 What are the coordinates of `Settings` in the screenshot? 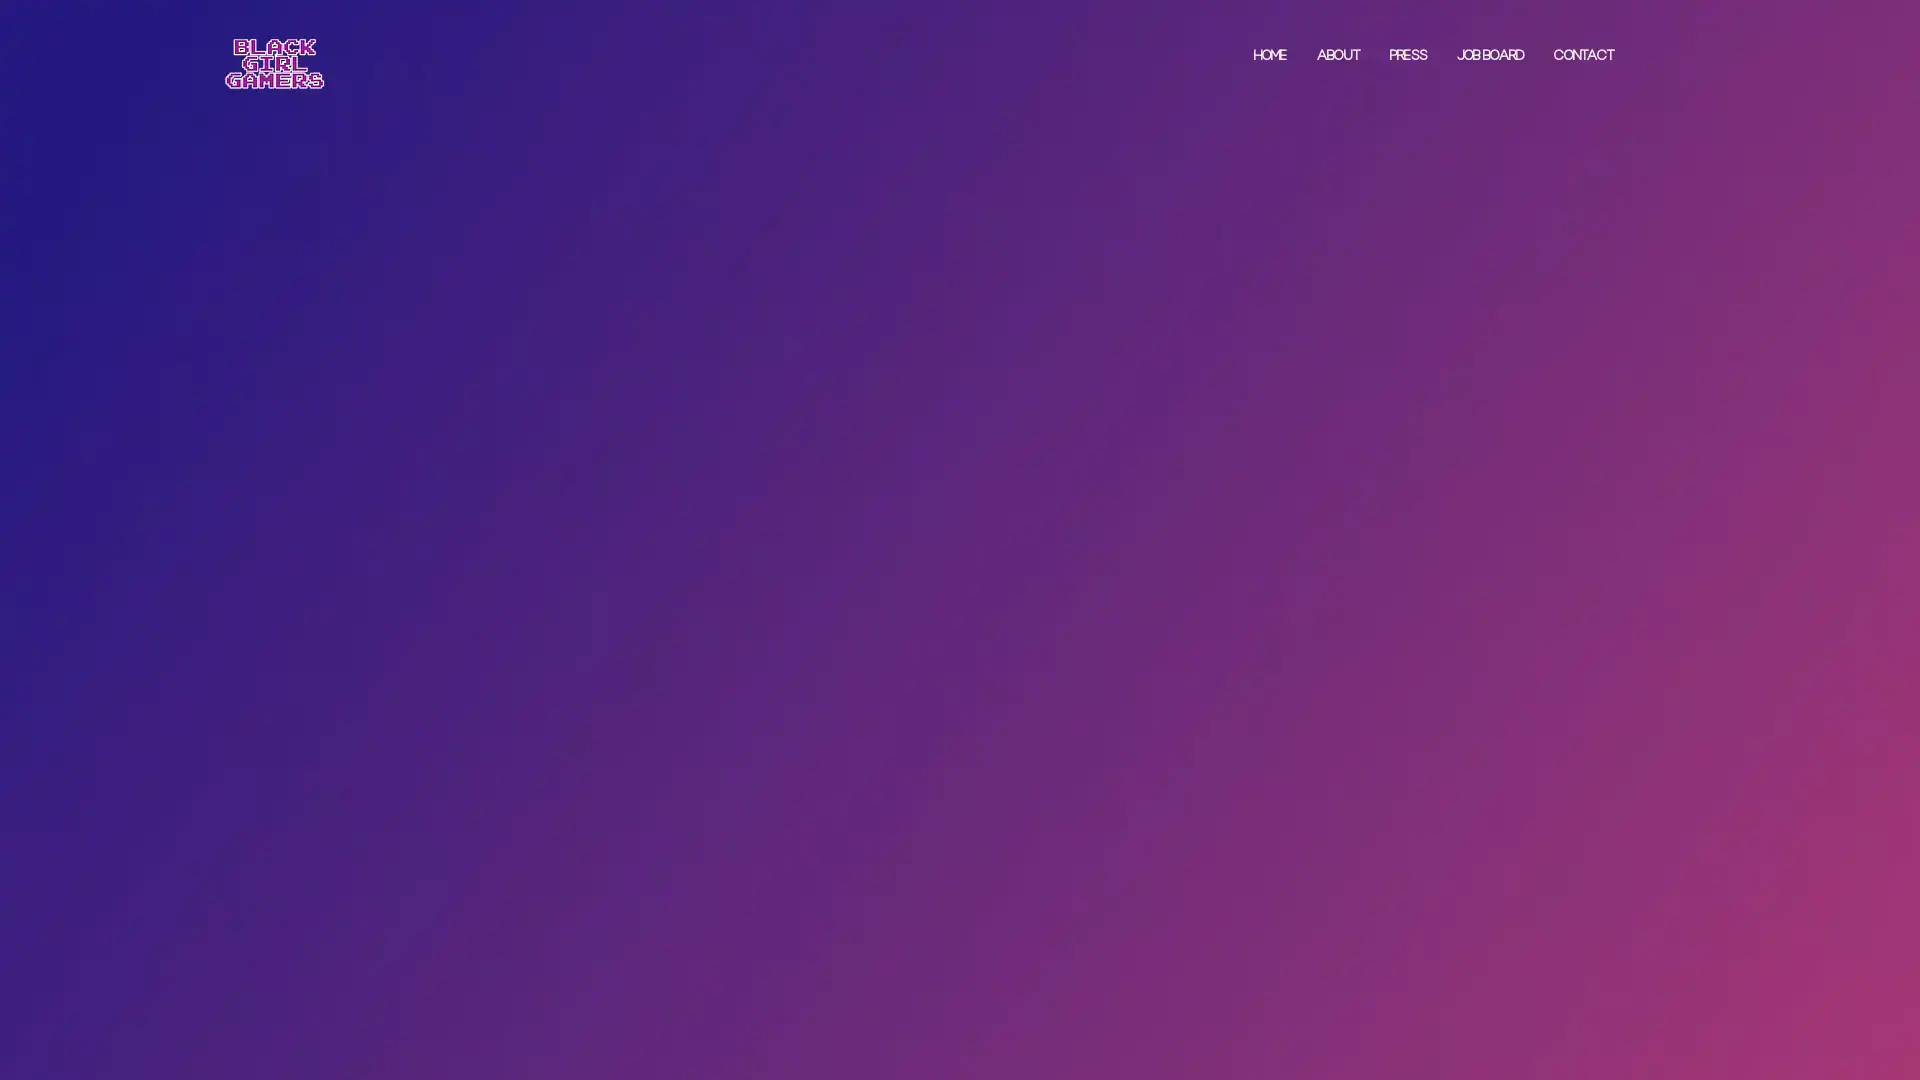 It's located at (1743, 1047).